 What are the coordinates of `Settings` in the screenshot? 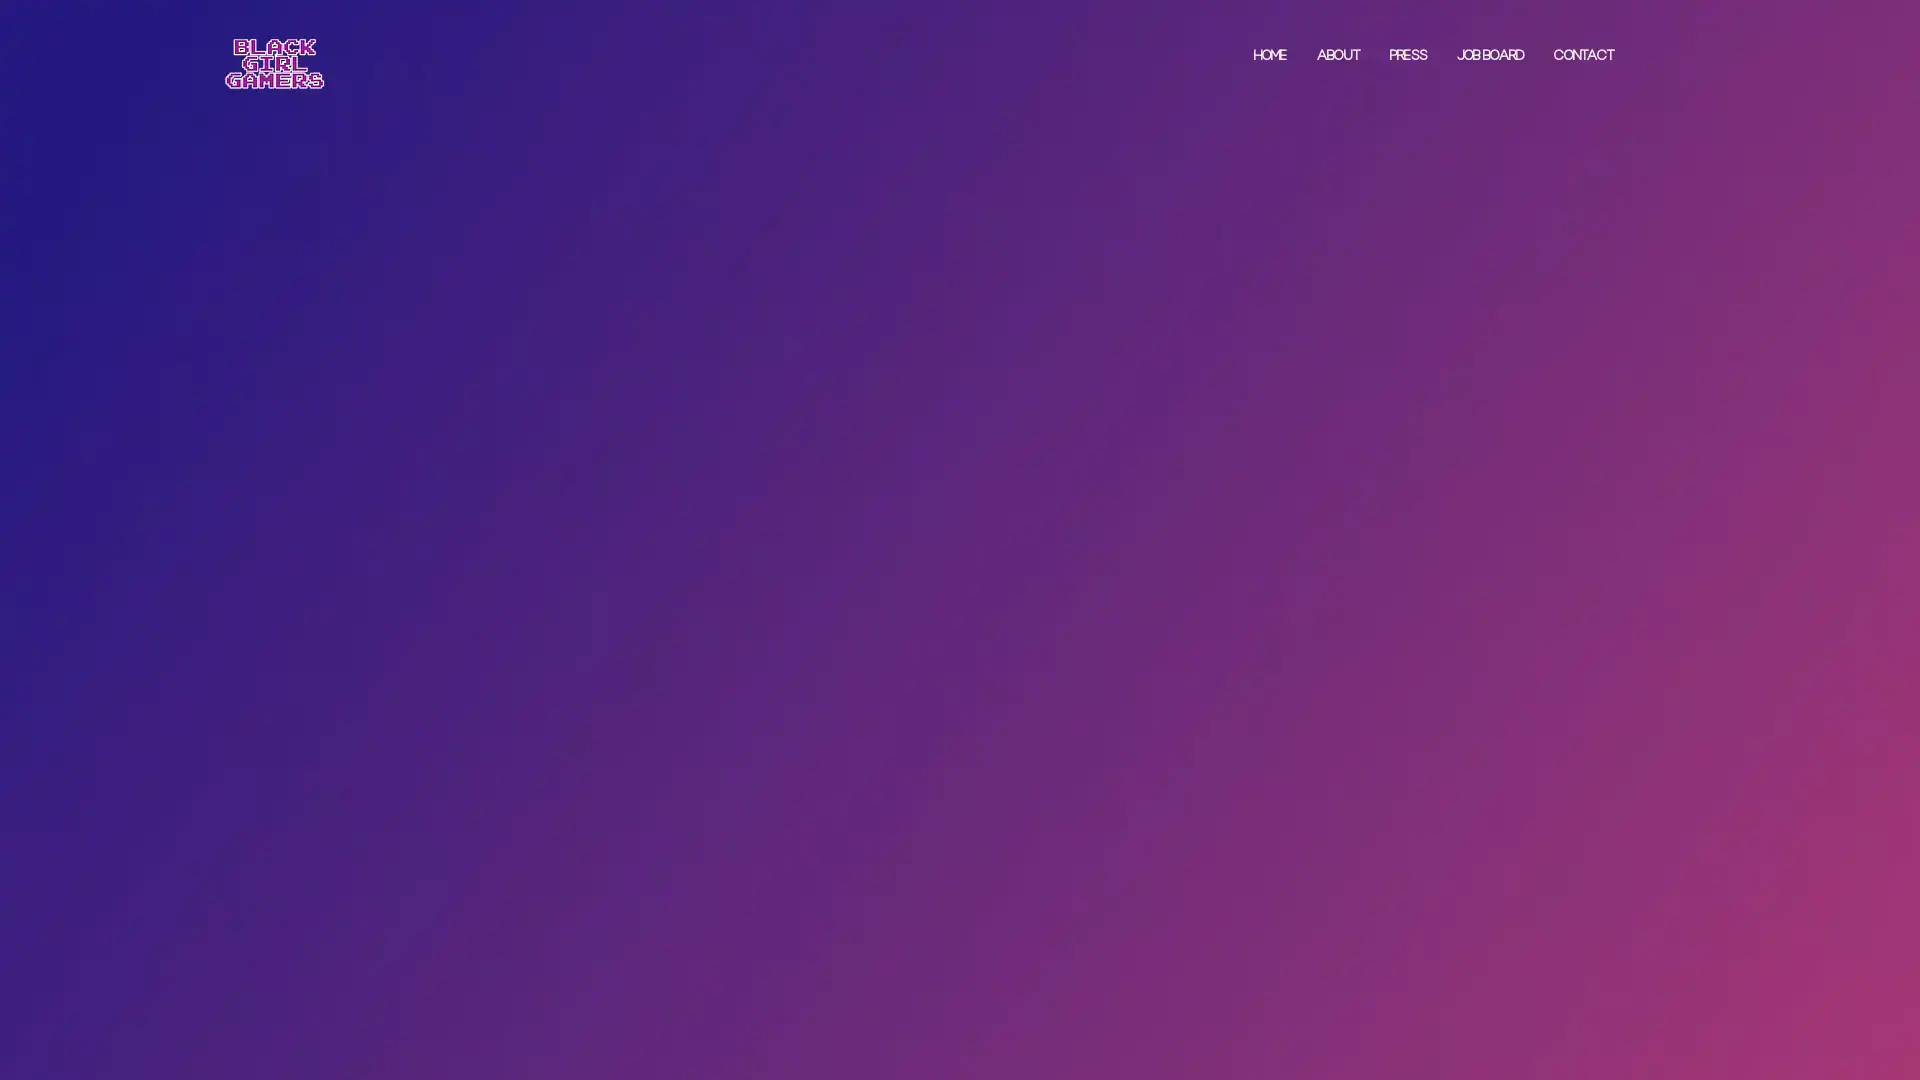 It's located at (1743, 1047).